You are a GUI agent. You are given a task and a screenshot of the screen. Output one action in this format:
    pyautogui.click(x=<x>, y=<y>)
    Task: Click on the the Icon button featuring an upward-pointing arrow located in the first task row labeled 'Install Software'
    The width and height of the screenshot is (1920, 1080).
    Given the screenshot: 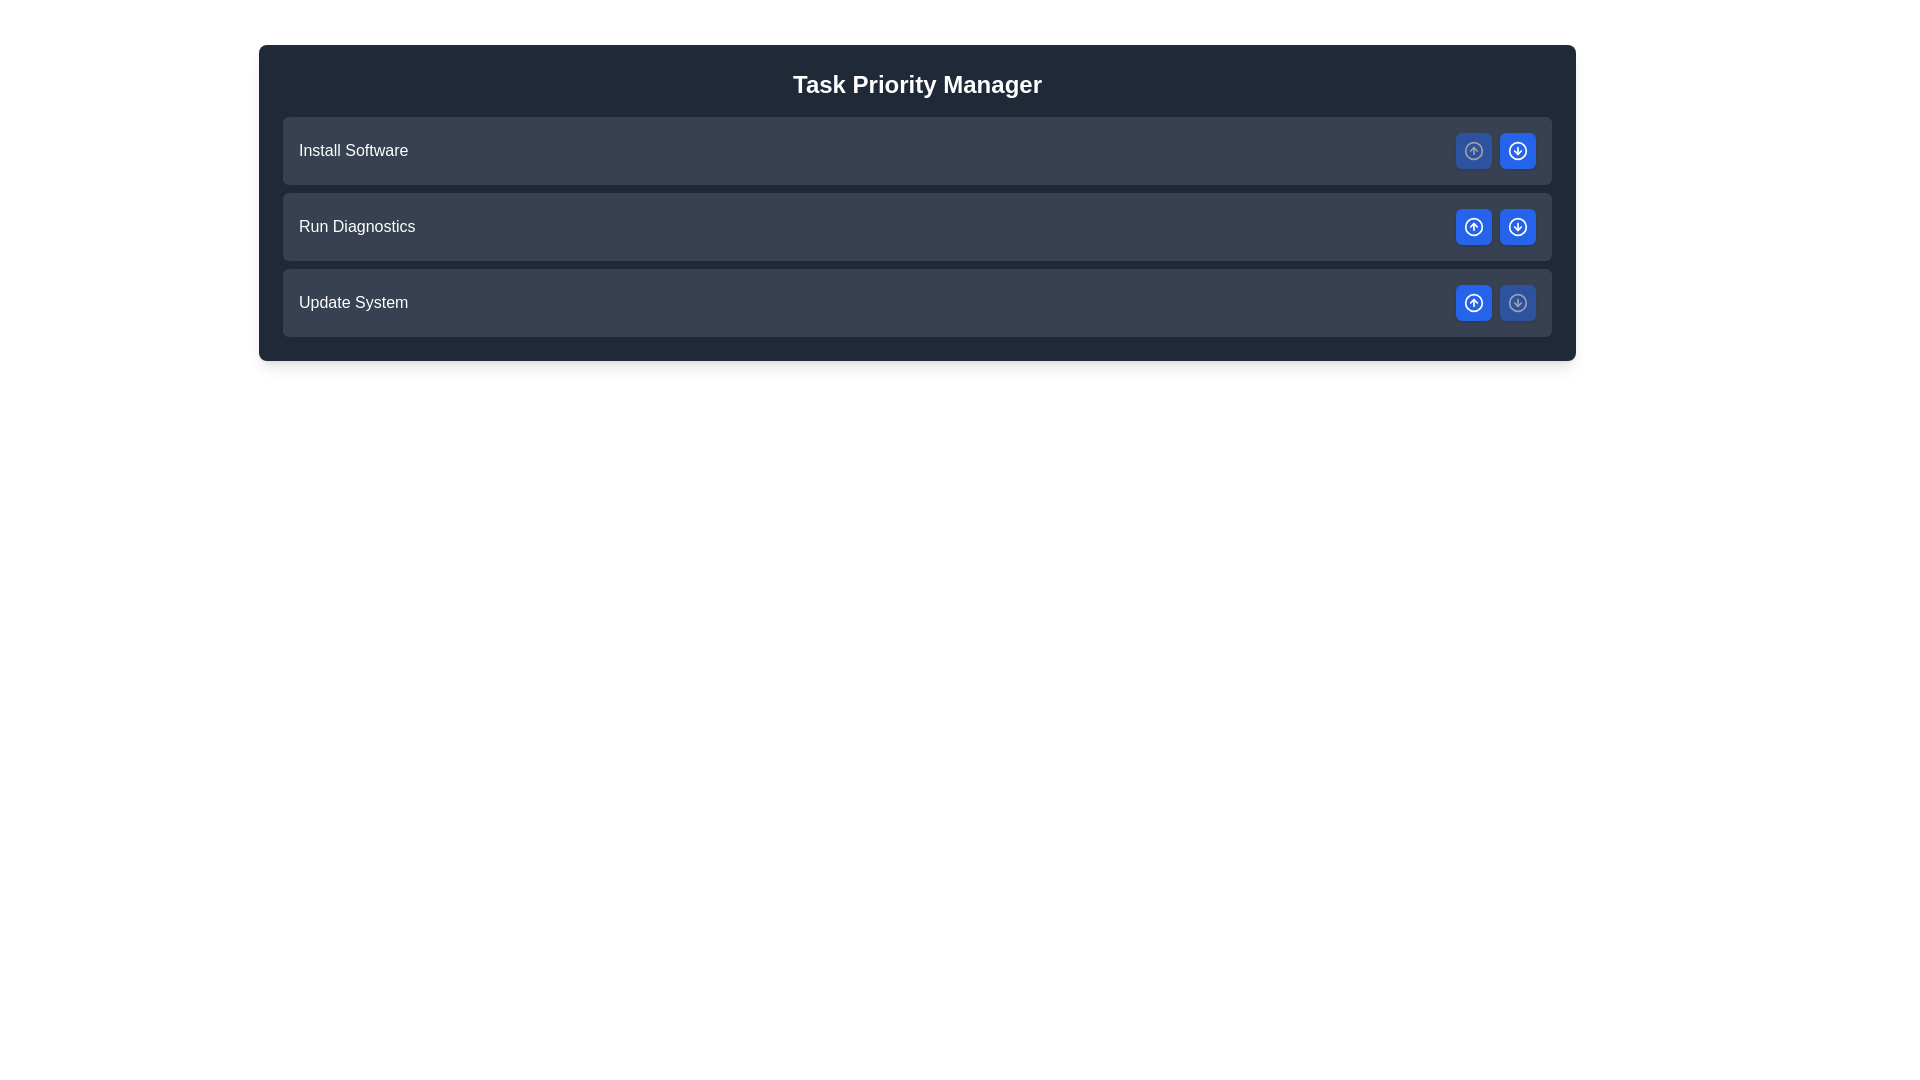 What is the action you would take?
    pyautogui.click(x=1473, y=149)
    